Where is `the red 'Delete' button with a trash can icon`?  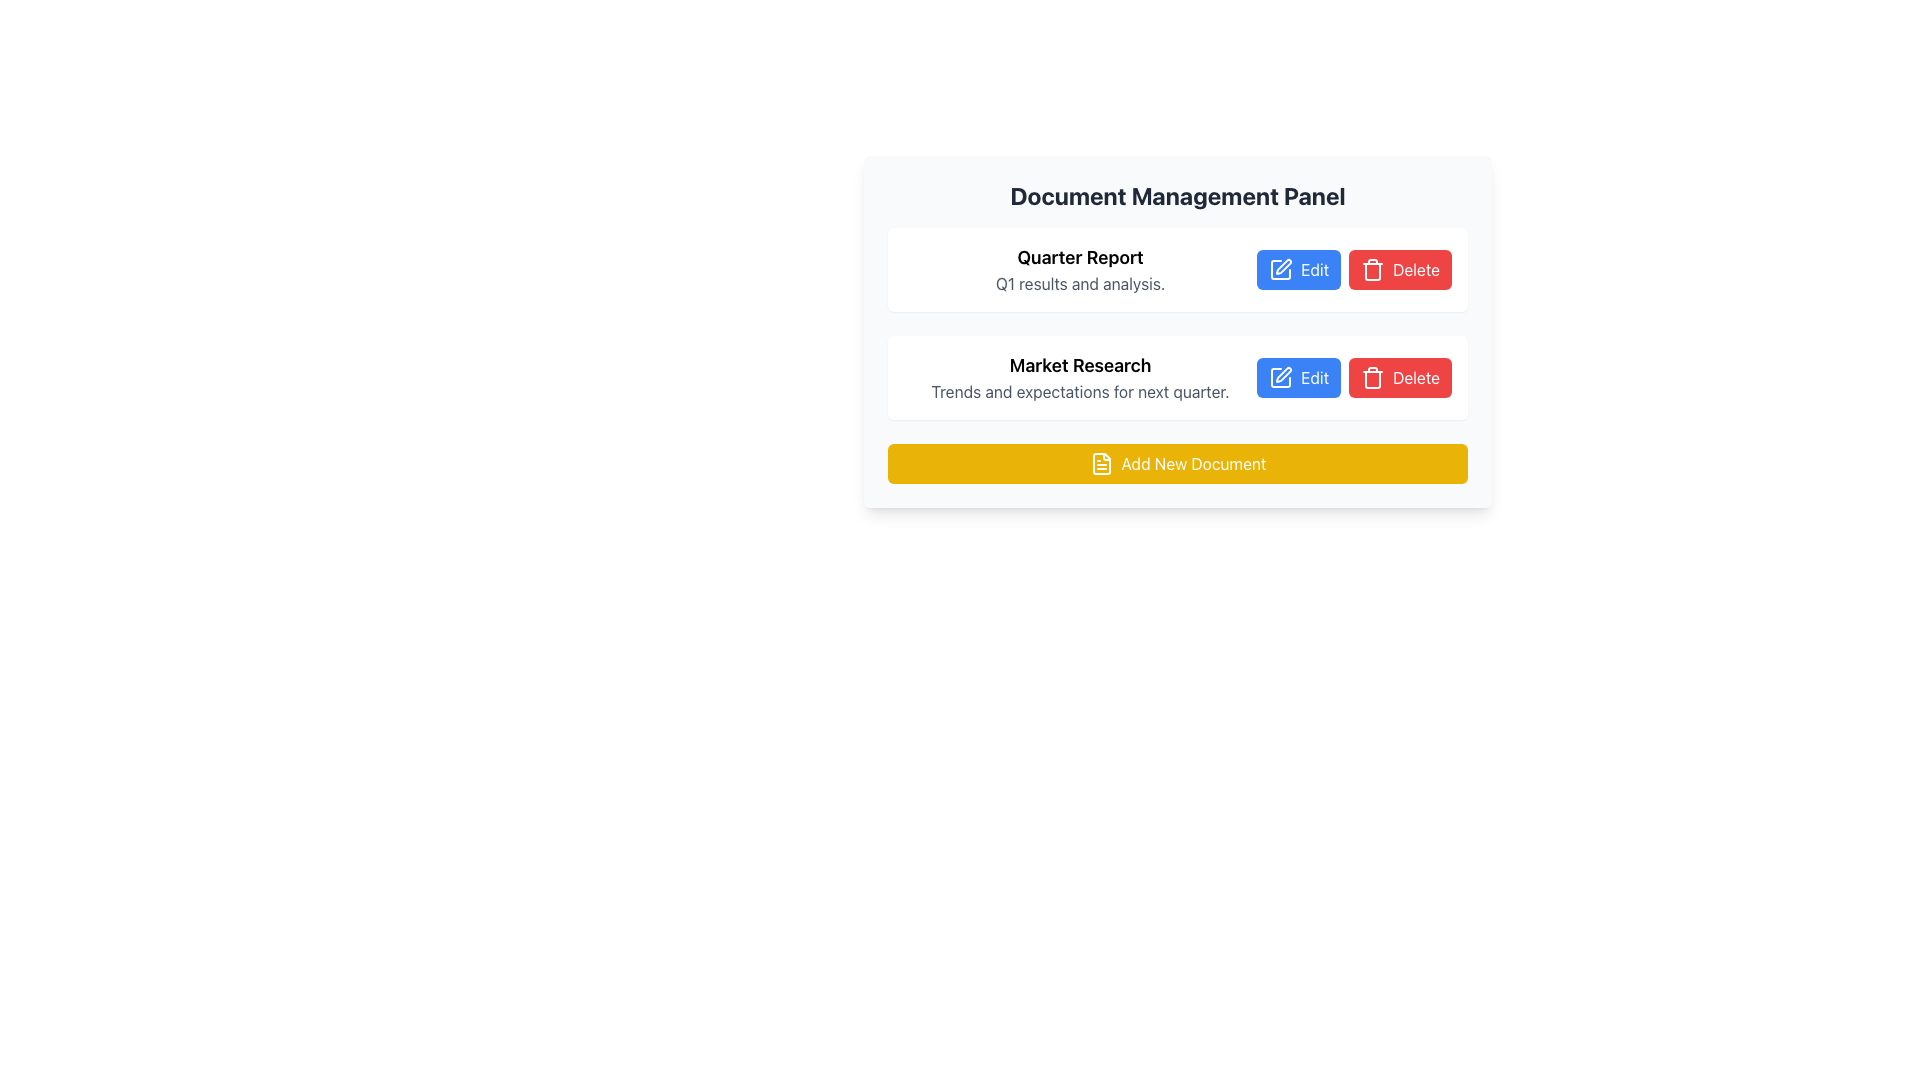
the red 'Delete' button with a trash can icon is located at coordinates (1399, 270).